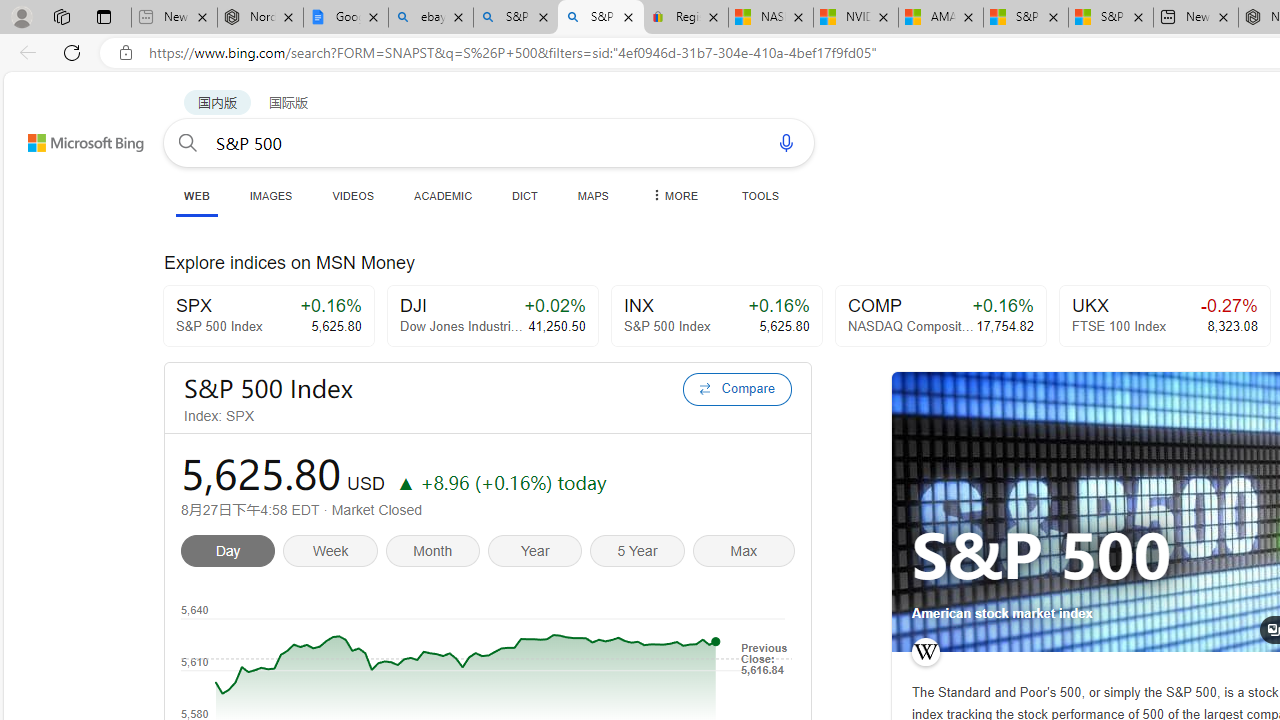  What do you see at coordinates (759, 195) in the screenshot?
I see `'TOOLS'` at bounding box center [759, 195].